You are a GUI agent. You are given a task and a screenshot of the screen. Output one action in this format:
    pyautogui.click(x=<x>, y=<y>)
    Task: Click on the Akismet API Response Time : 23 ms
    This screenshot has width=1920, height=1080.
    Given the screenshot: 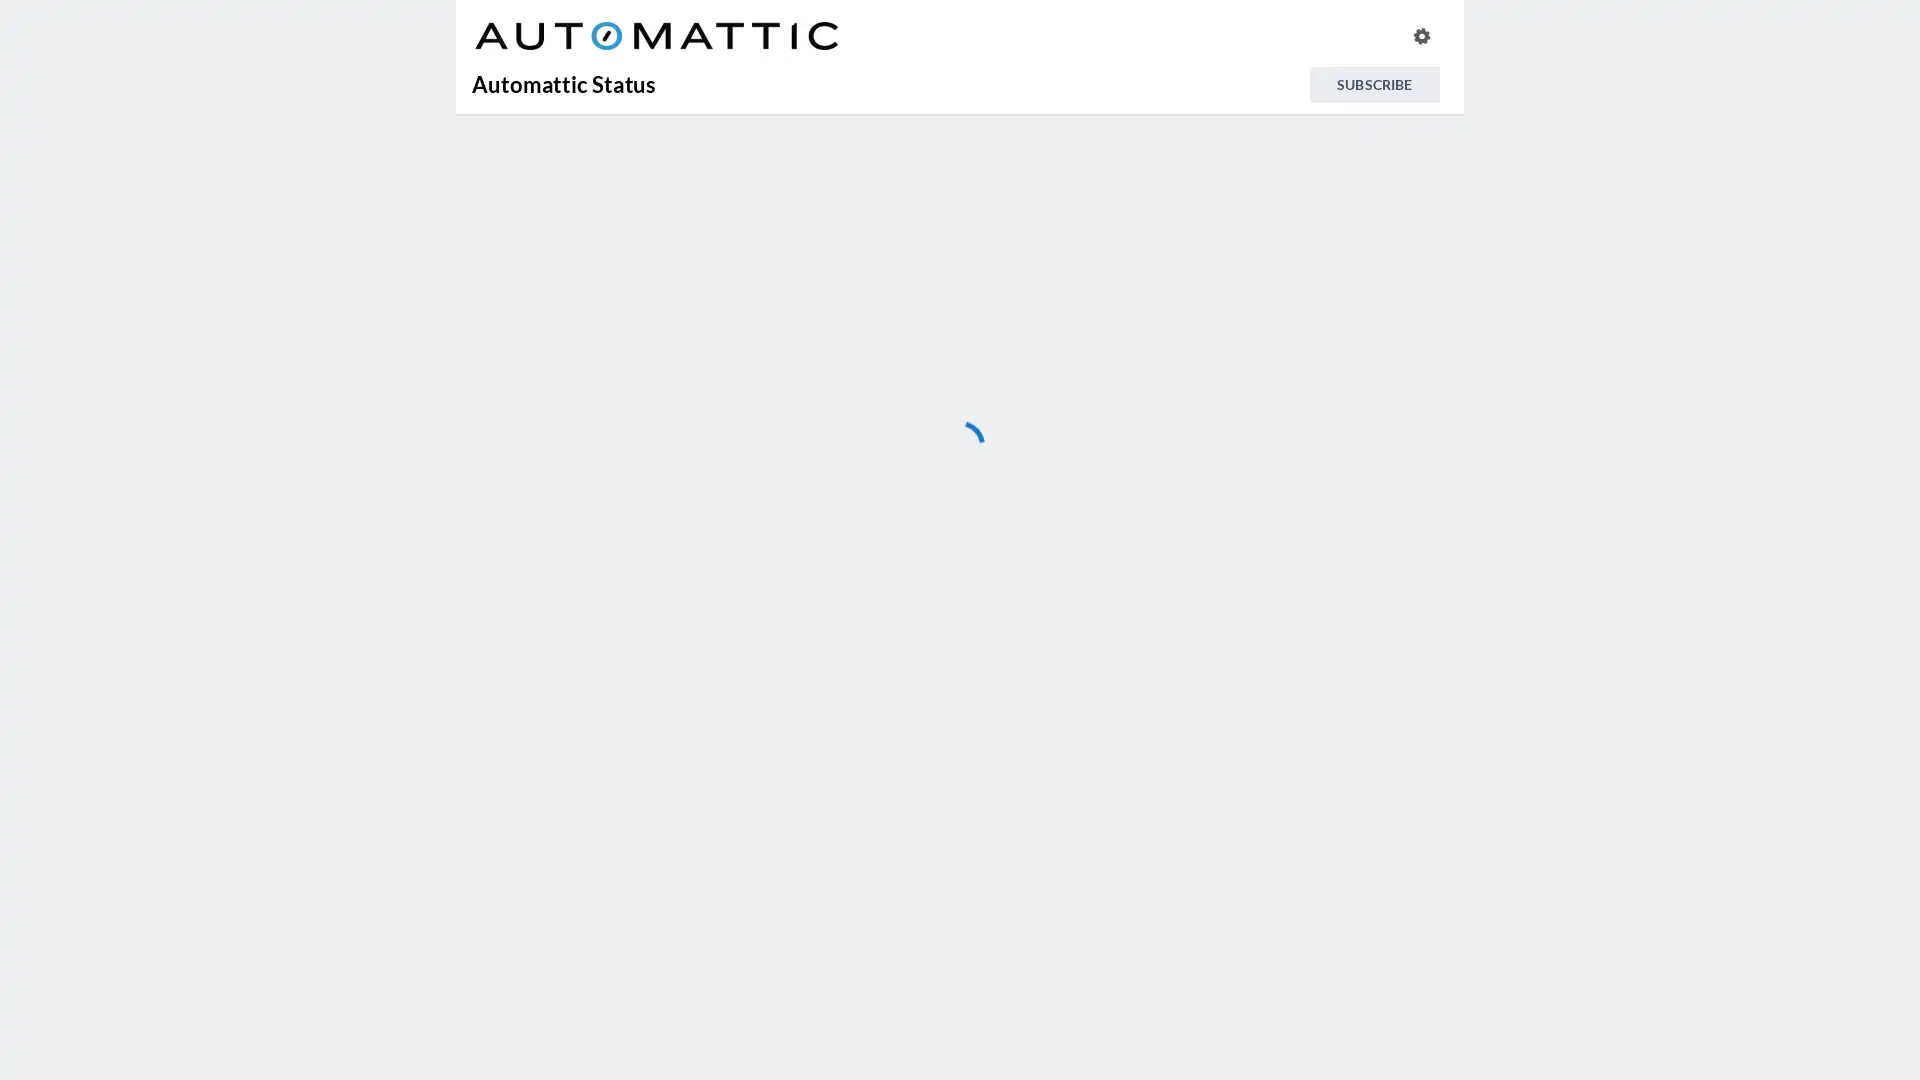 What is the action you would take?
    pyautogui.click(x=838, y=364)
    